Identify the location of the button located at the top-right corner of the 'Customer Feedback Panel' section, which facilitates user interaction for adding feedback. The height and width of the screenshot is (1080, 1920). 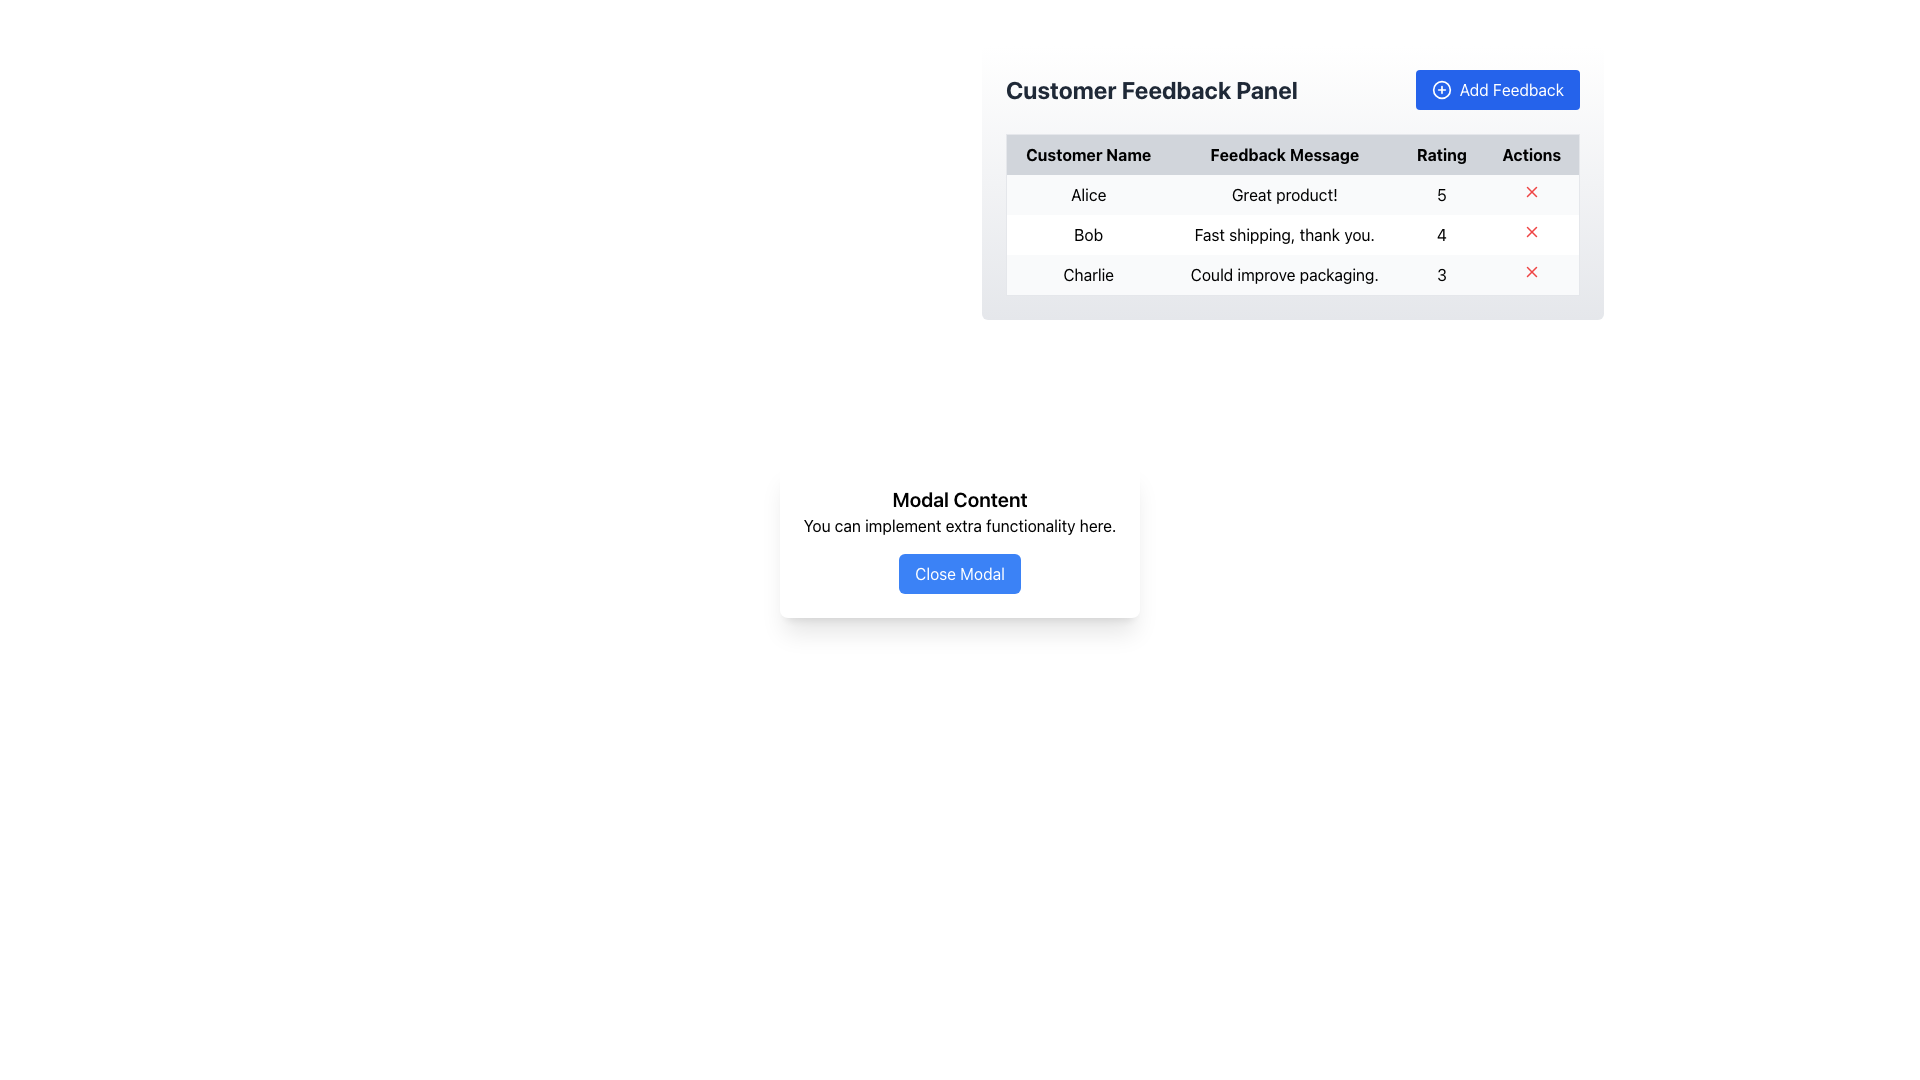
(1497, 88).